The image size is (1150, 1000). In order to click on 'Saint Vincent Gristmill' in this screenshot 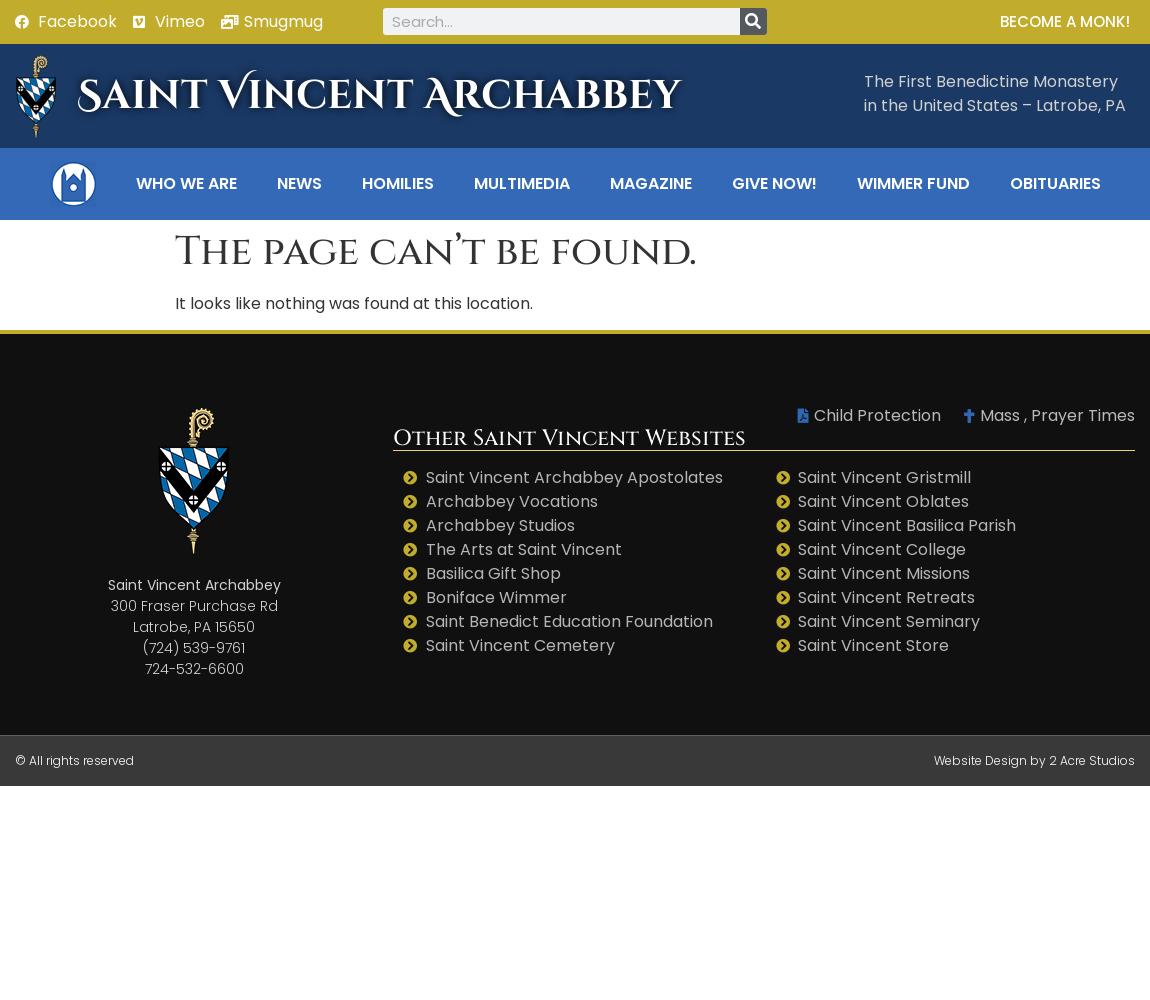, I will do `click(884, 476)`.